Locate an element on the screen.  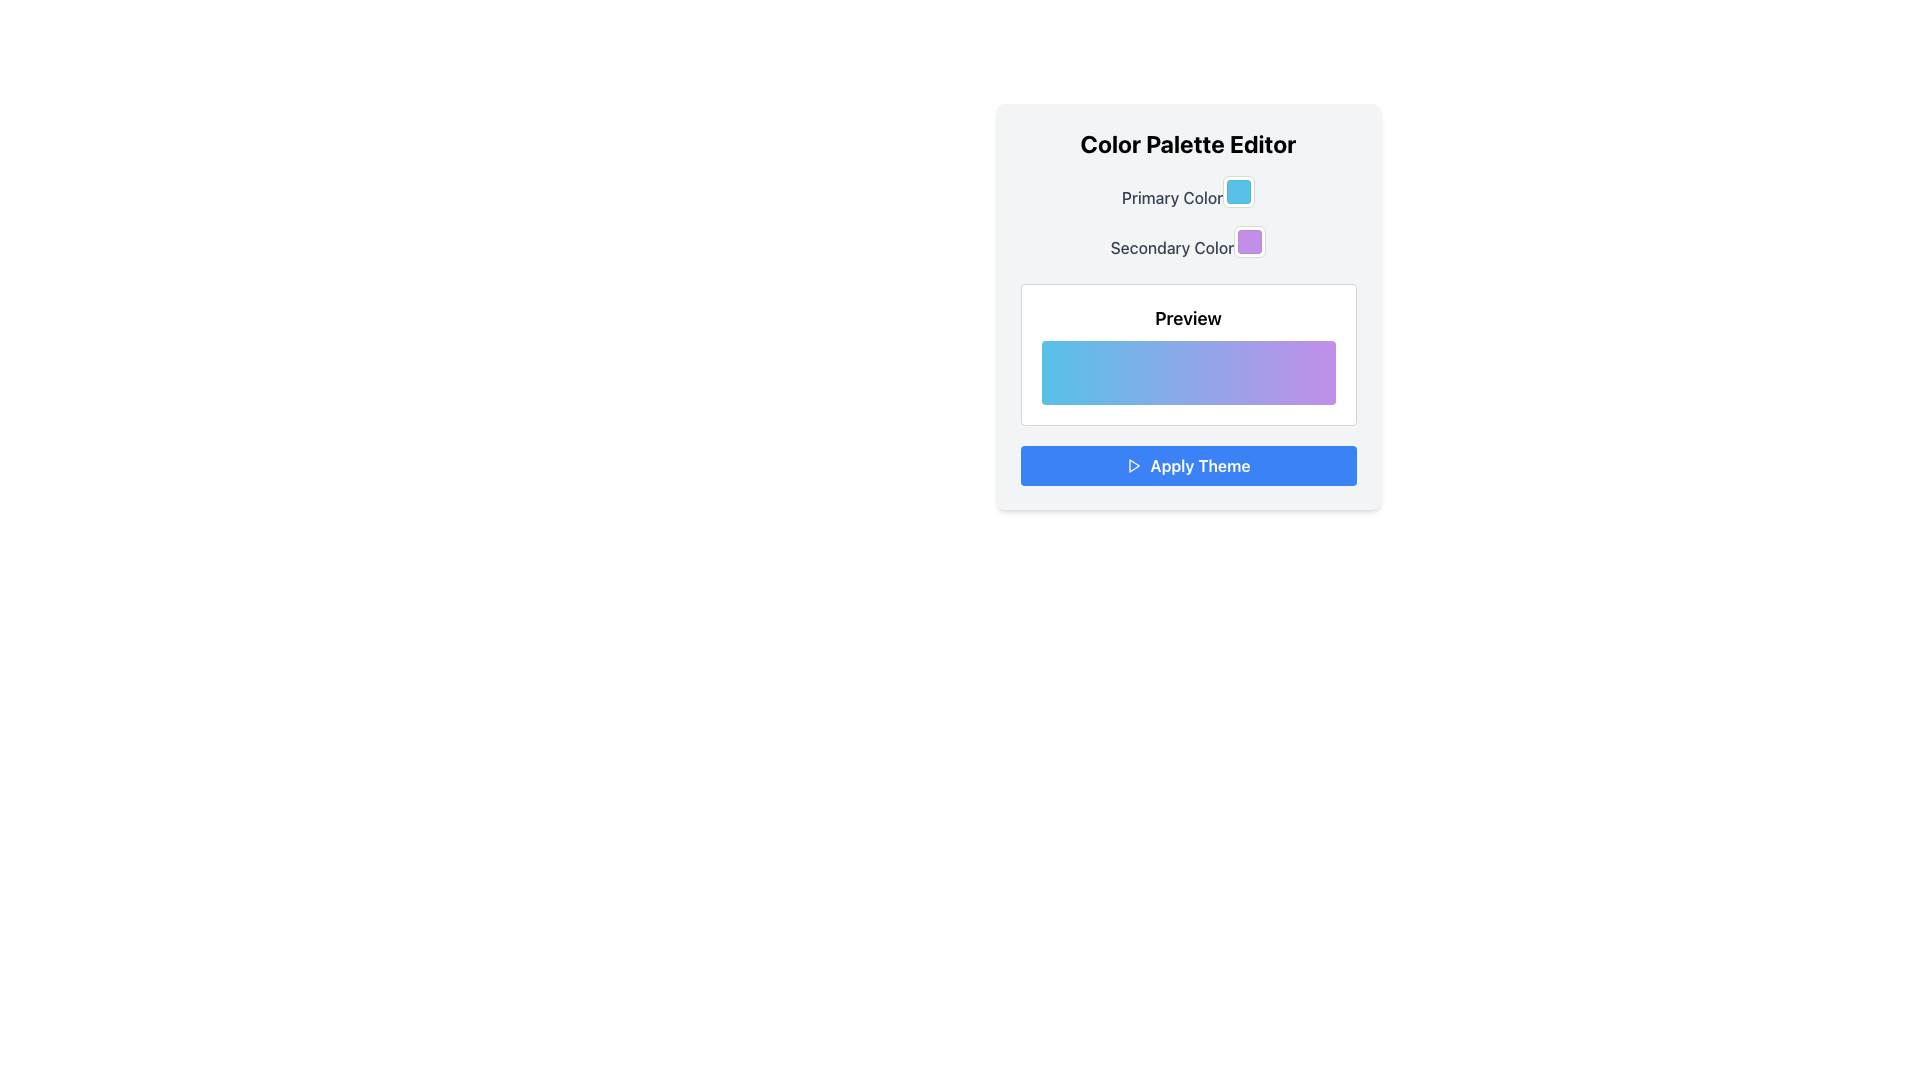
the decorative play icon that complements the 'Apply Theme' button, located at the bottom of the panel is located at coordinates (1135, 466).